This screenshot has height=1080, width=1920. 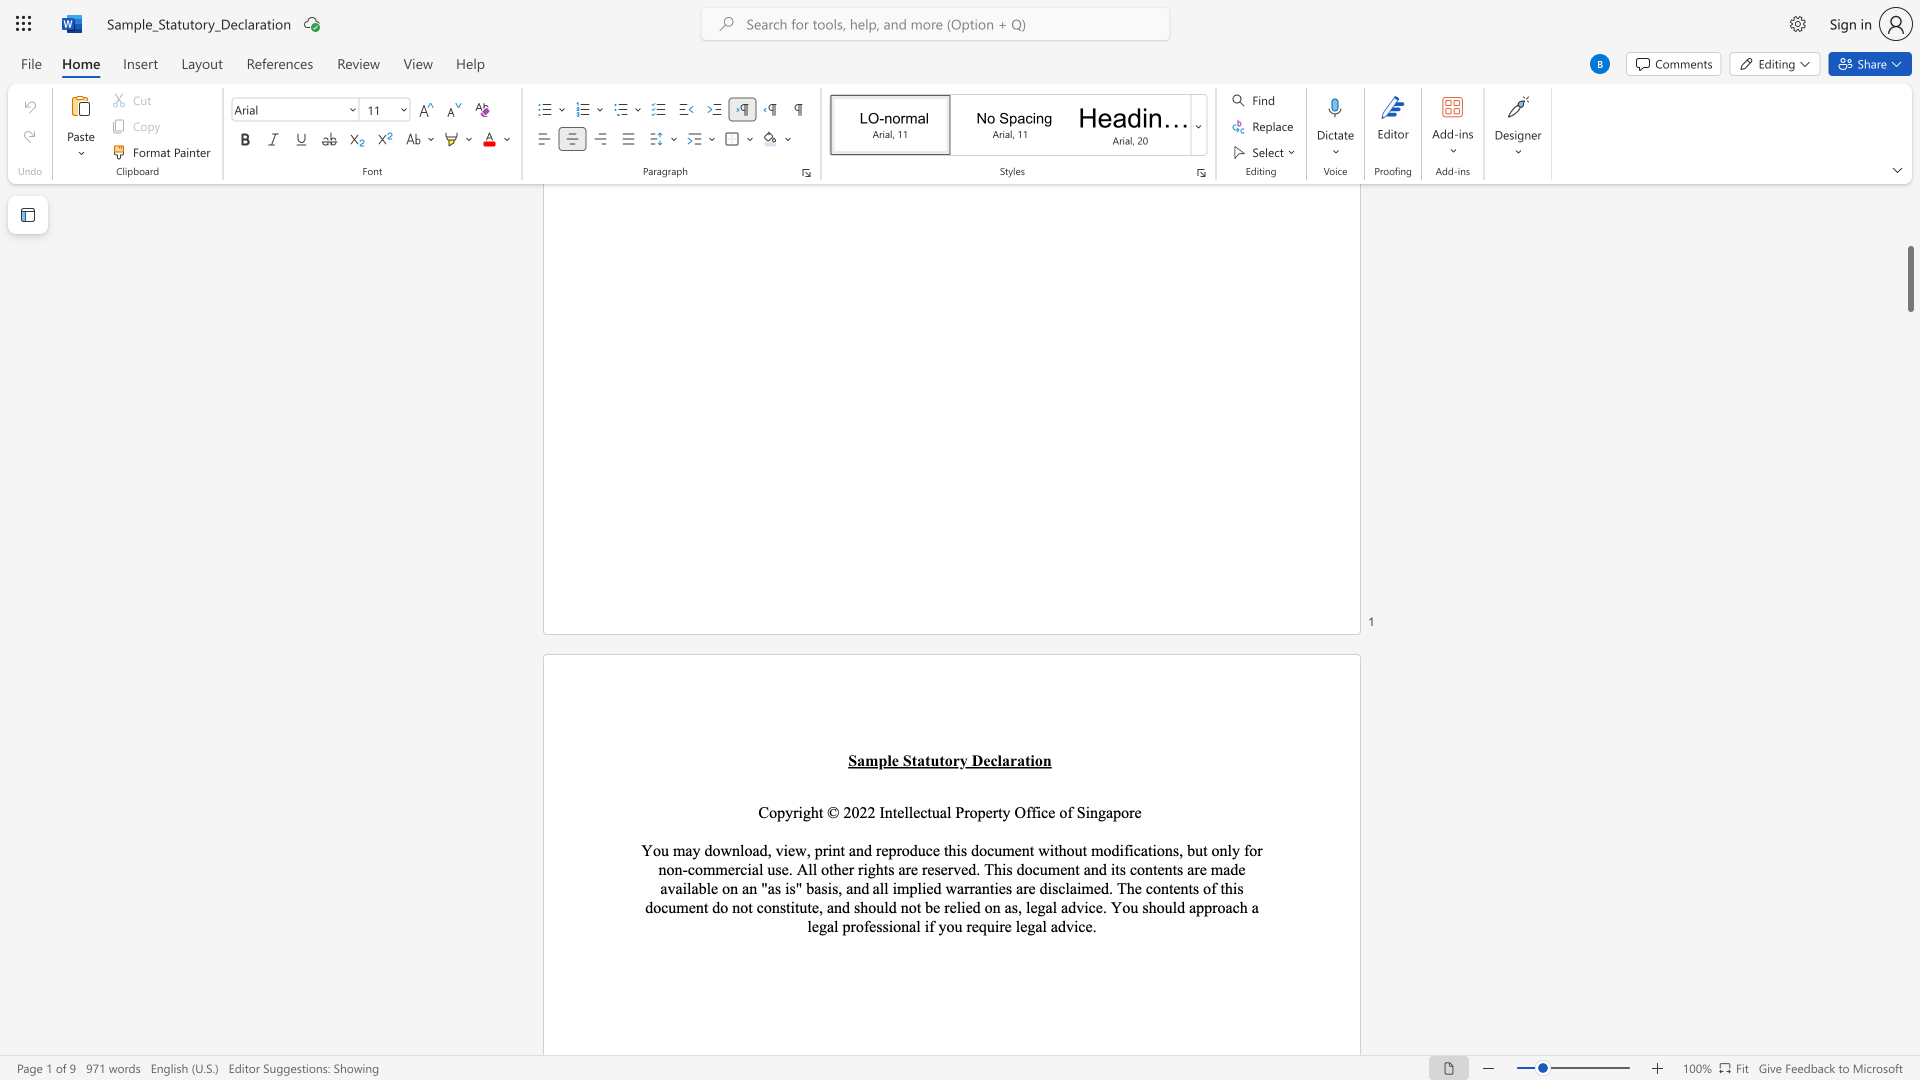 I want to click on the scrollbar and move up 20 pixels, so click(x=1909, y=279).